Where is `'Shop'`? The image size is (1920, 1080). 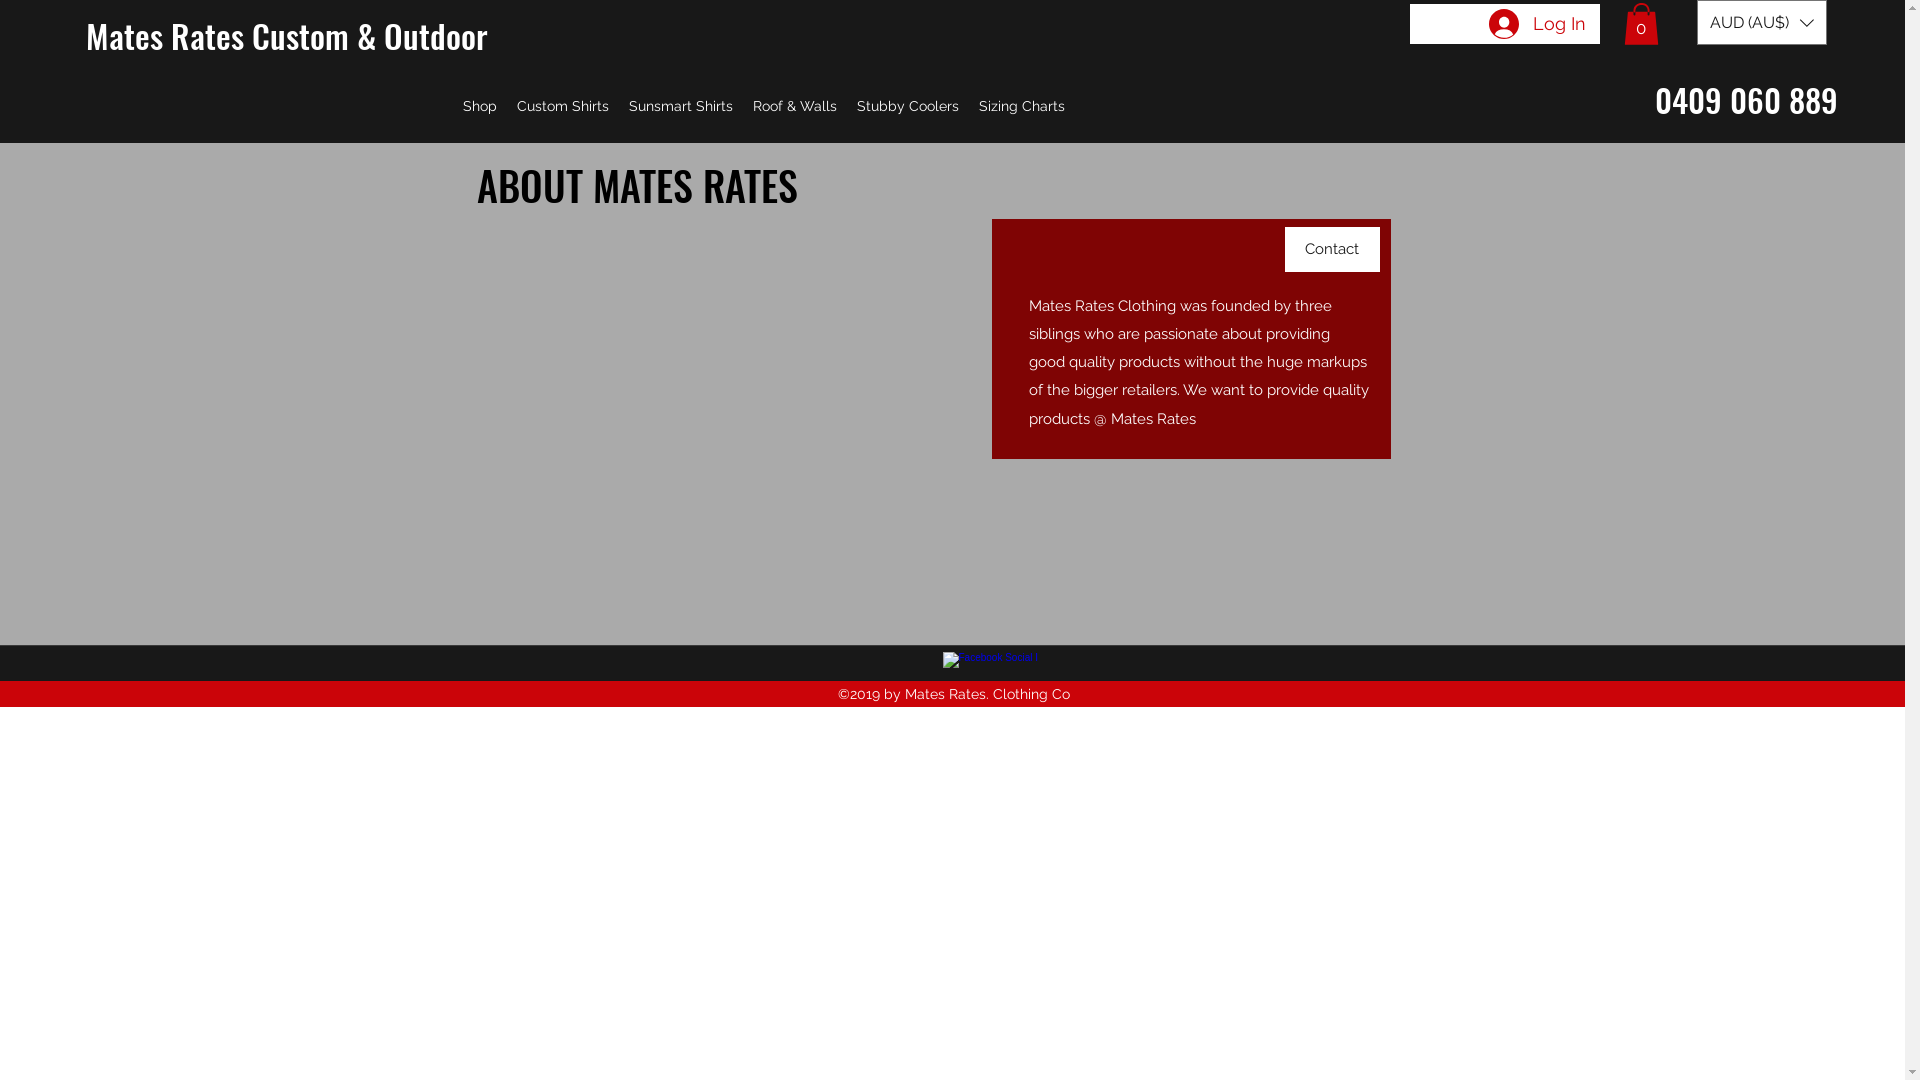
'Shop' is located at coordinates (480, 105).